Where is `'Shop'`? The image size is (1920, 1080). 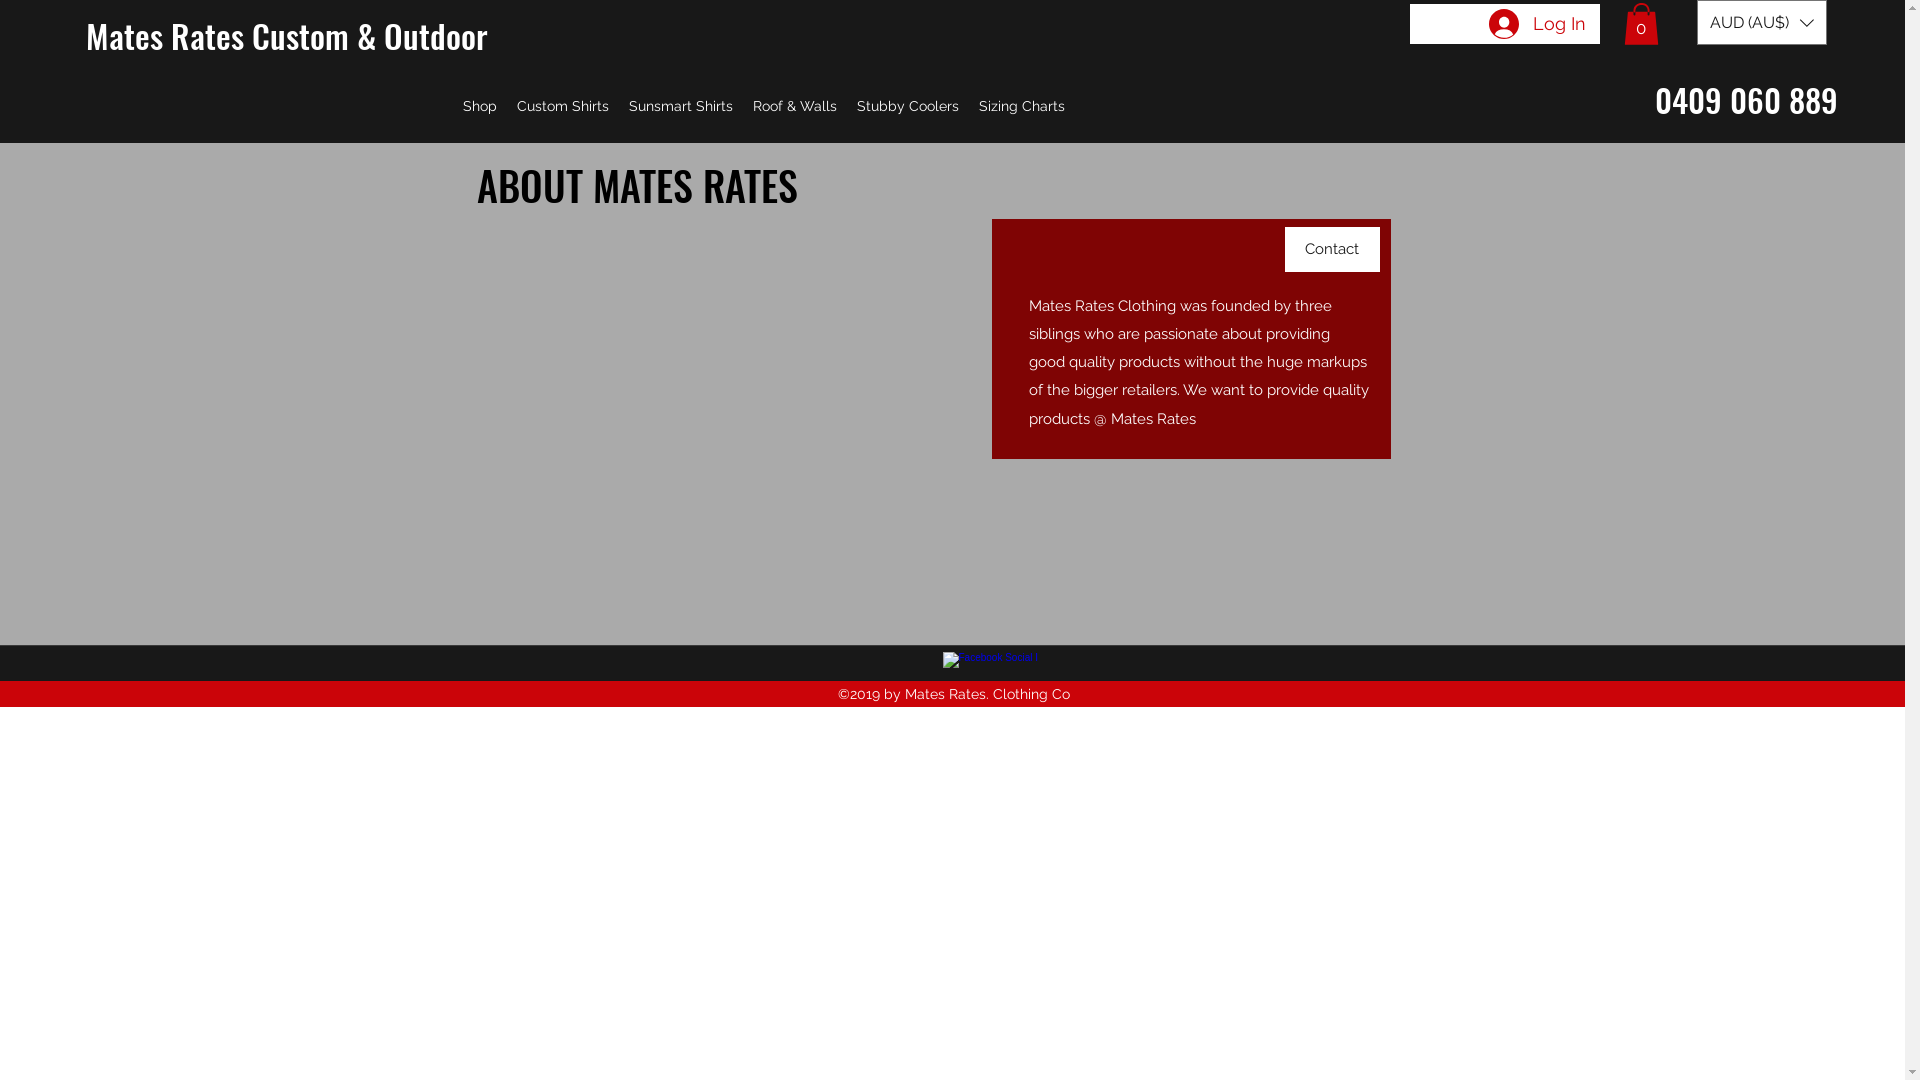
'Shop' is located at coordinates (480, 105).